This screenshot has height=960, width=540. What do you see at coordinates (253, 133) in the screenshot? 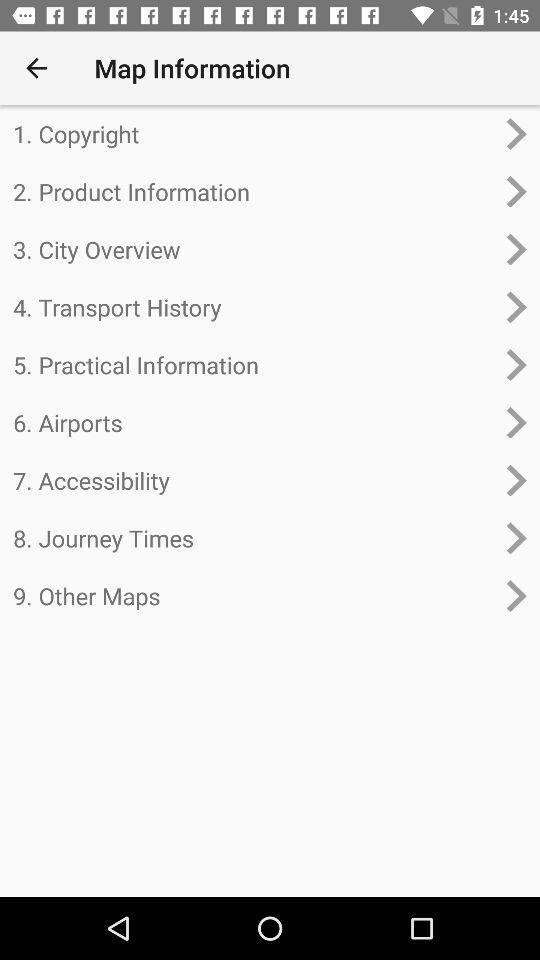
I see `1. copyright icon` at bounding box center [253, 133].